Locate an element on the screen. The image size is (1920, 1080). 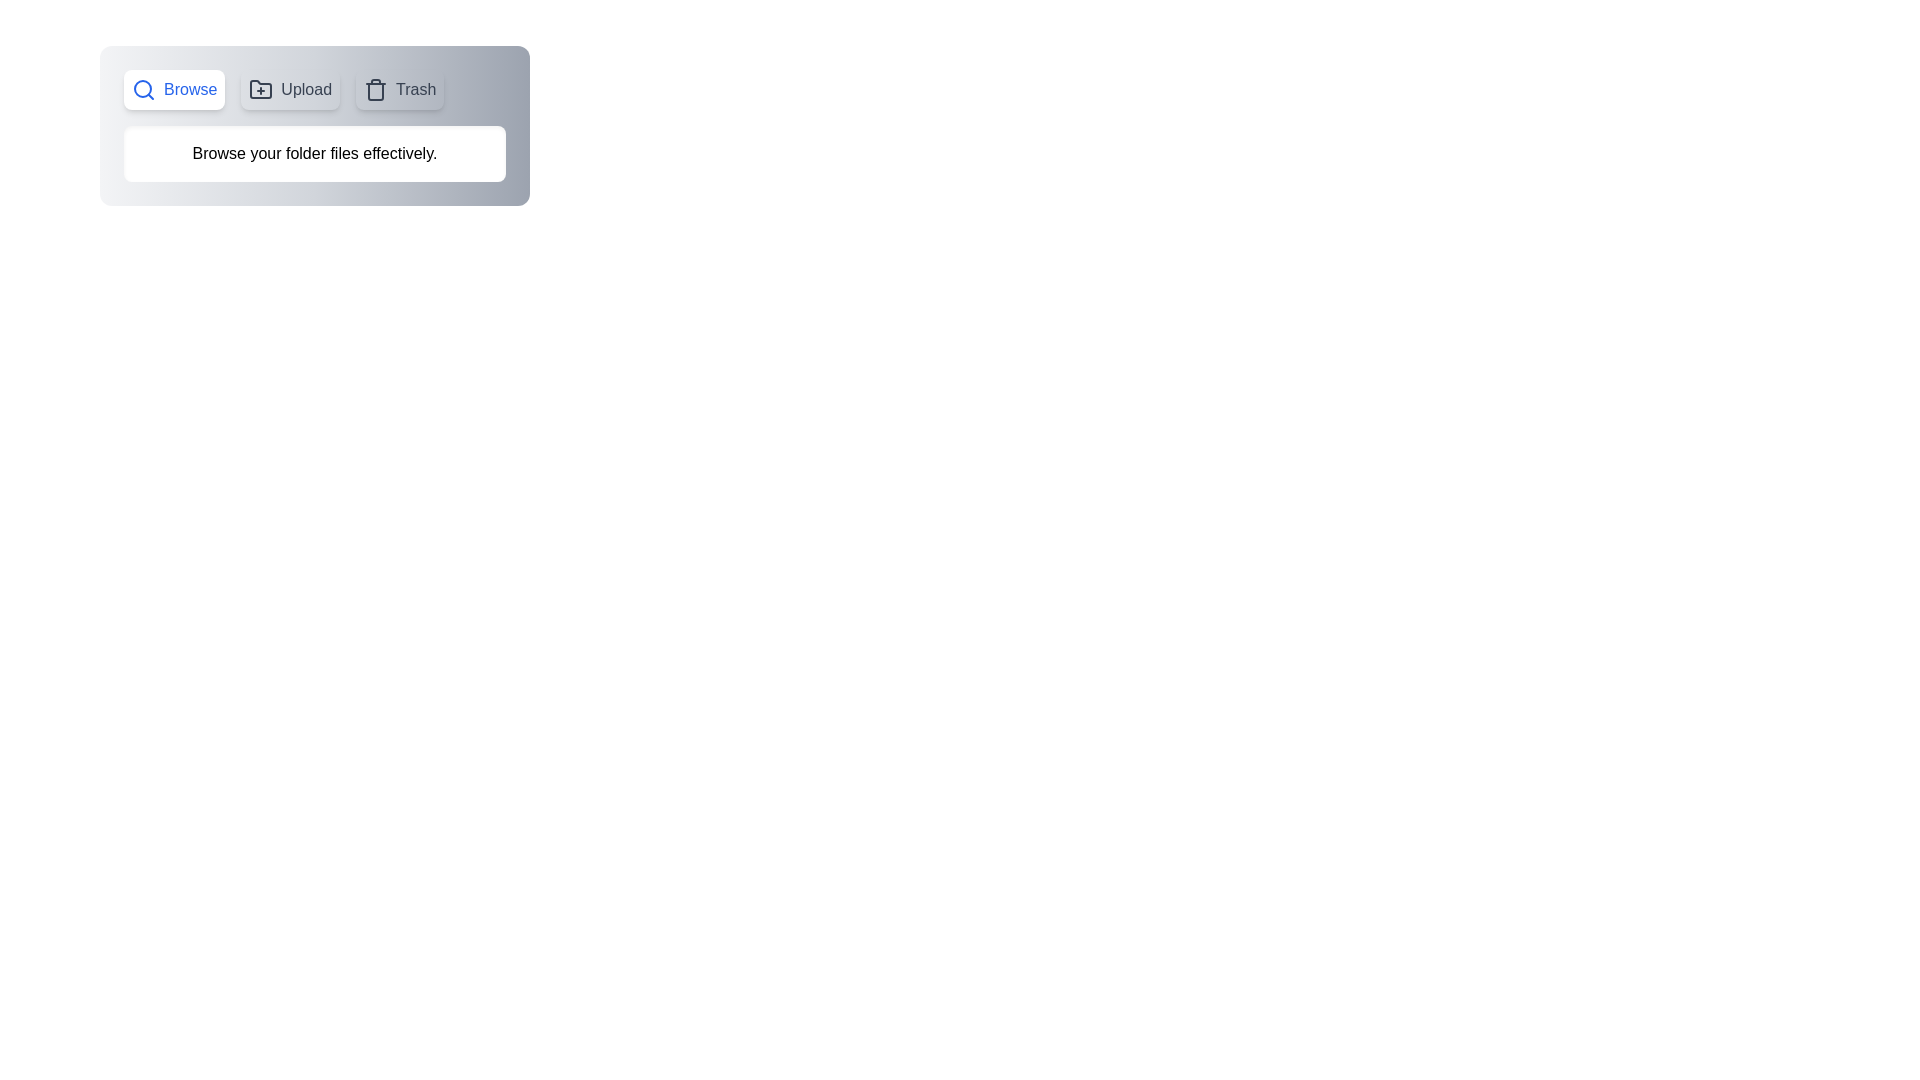
the Trash tab is located at coordinates (399, 88).